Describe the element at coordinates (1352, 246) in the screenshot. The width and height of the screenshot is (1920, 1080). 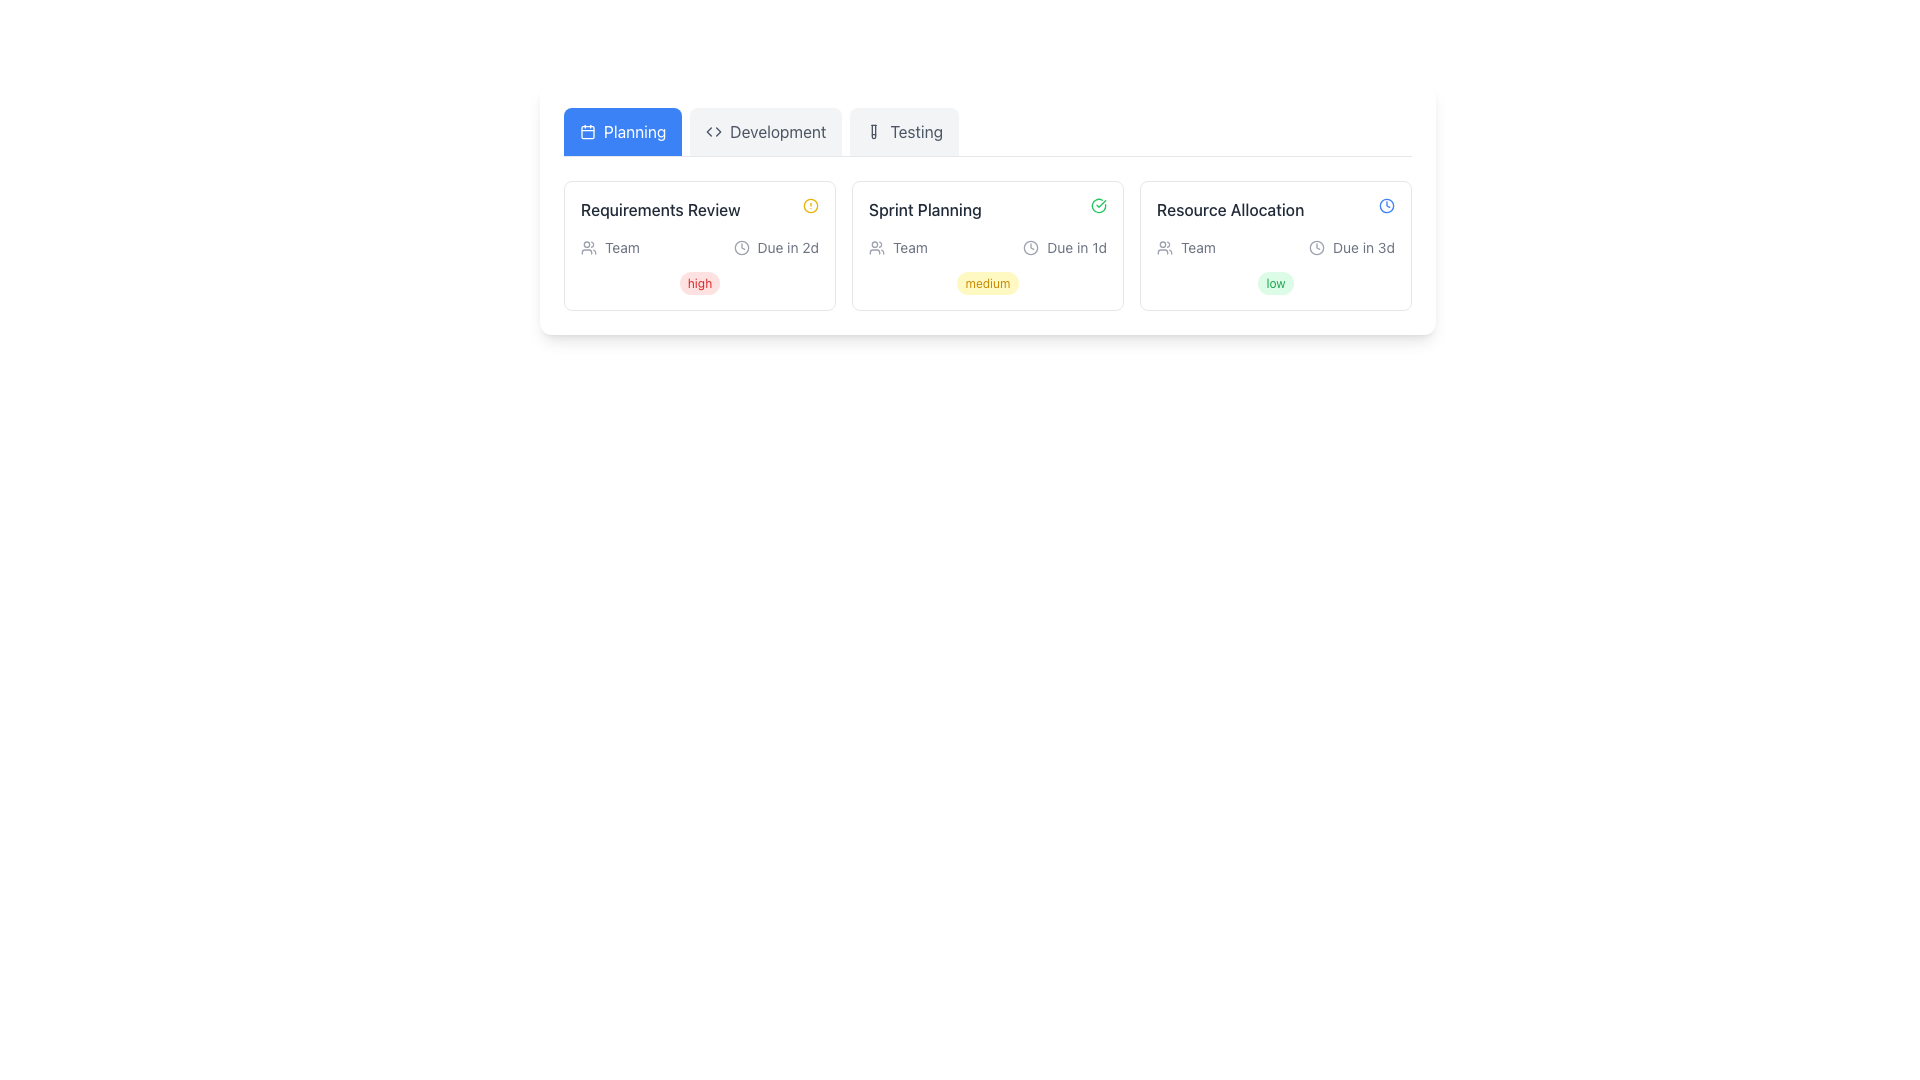
I see `the 'Due in 3d' text element with a clock icon located in the bottom section of the 'Resource Allocation' card, specifically to the right of the 'Team' text` at that location.